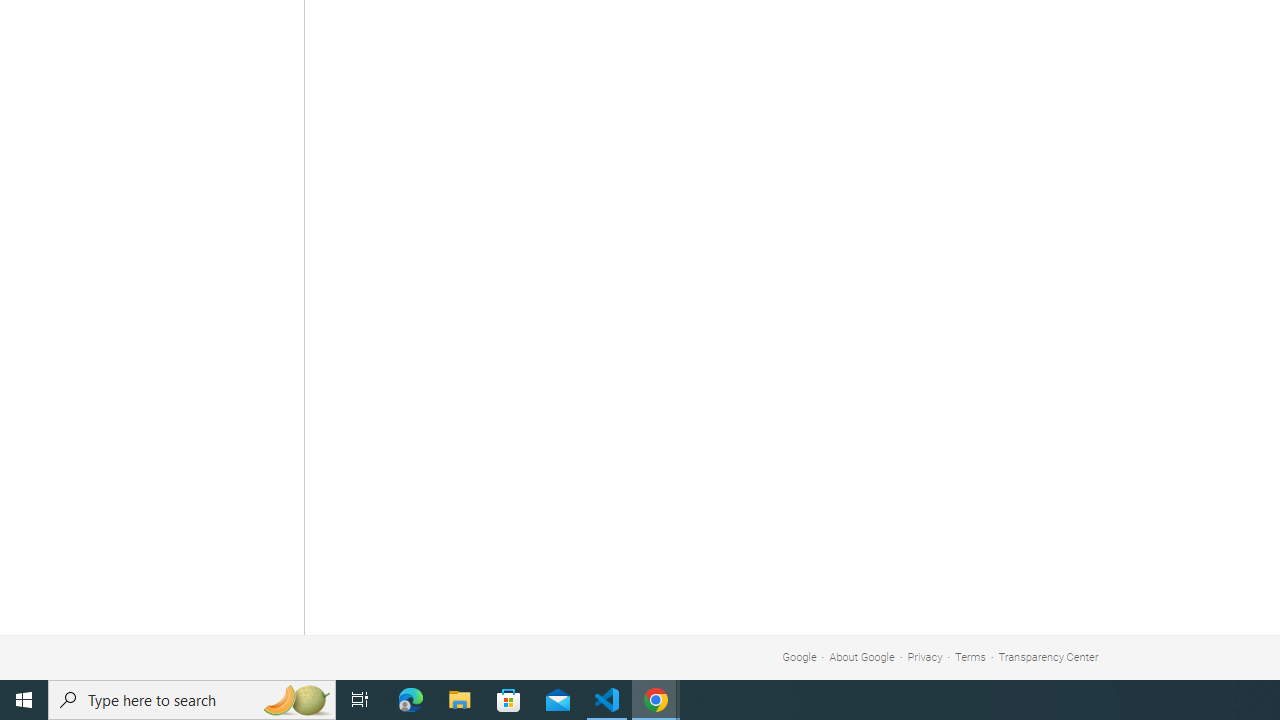  Describe the element at coordinates (1047, 657) in the screenshot. I see `'Transparency Center'` at that location.